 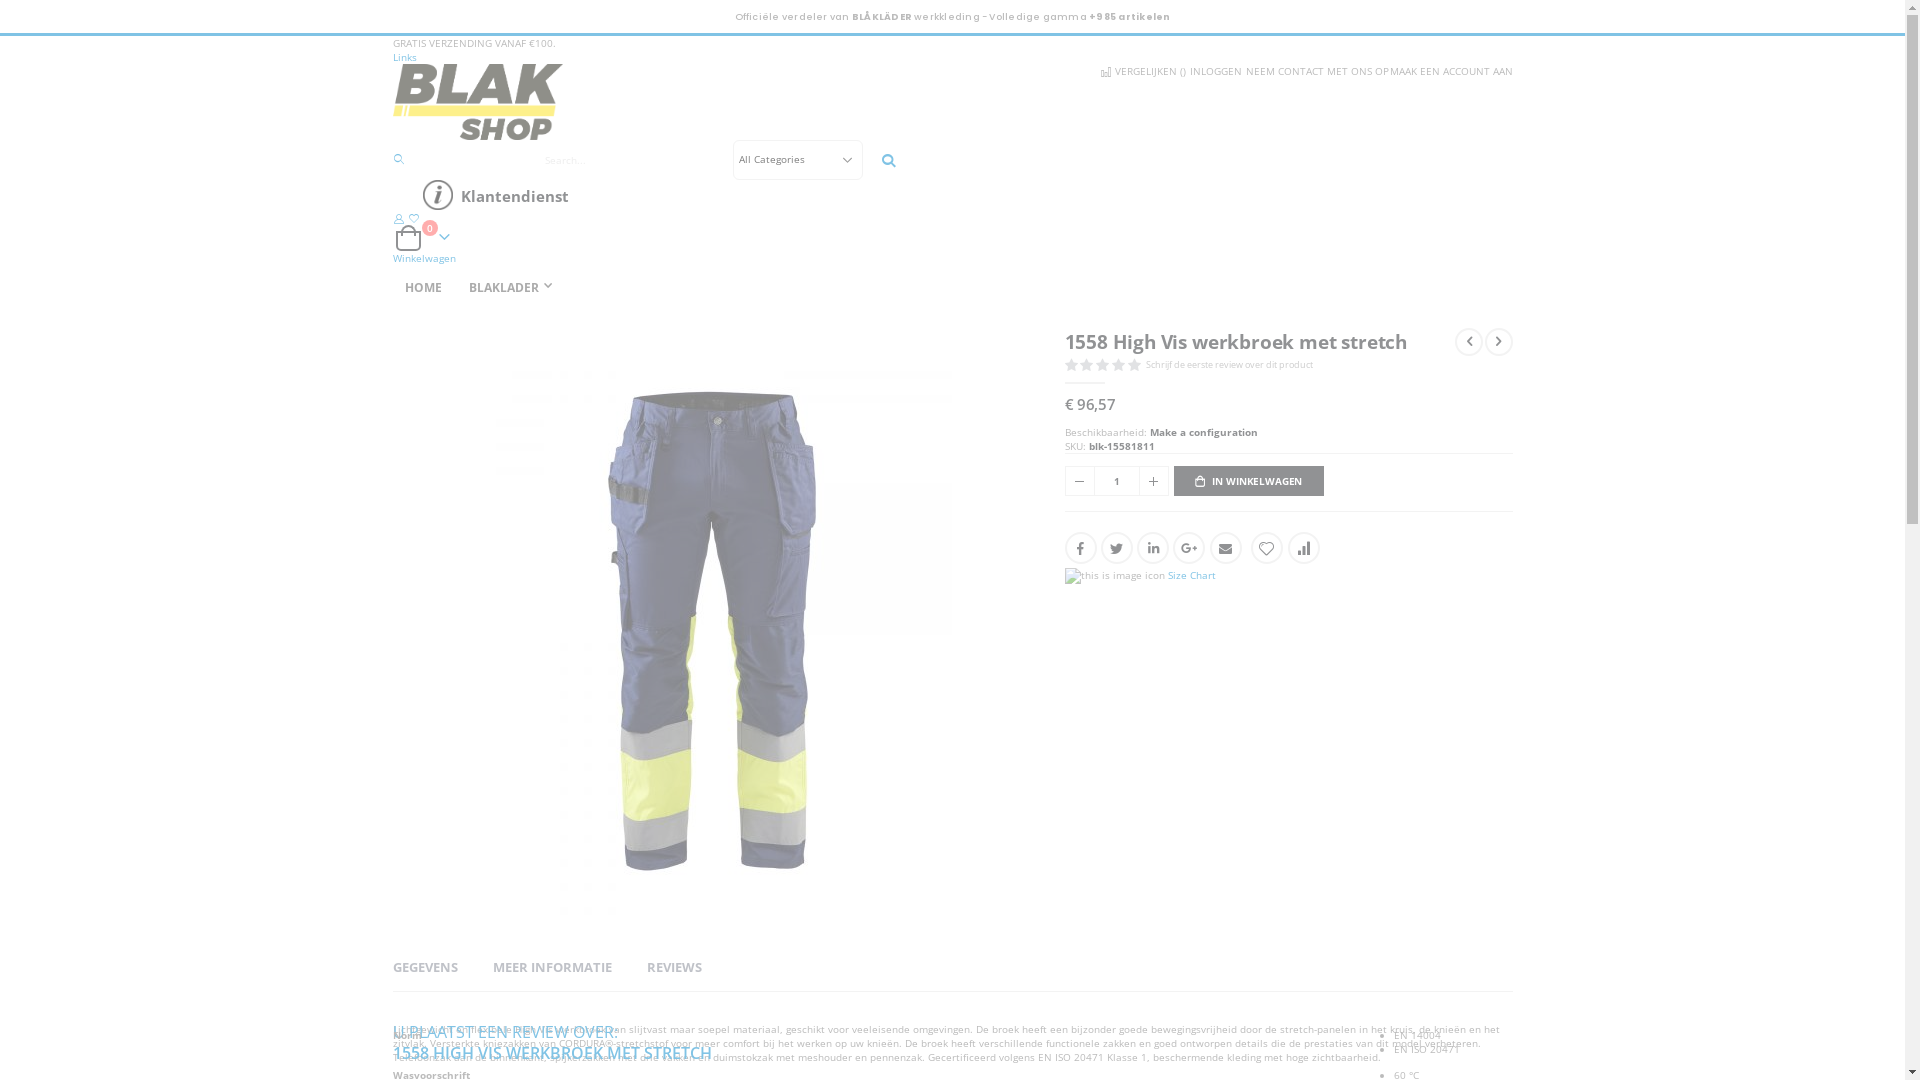 I want to click on 'GEGEVENS', so click(x=423, y=966).